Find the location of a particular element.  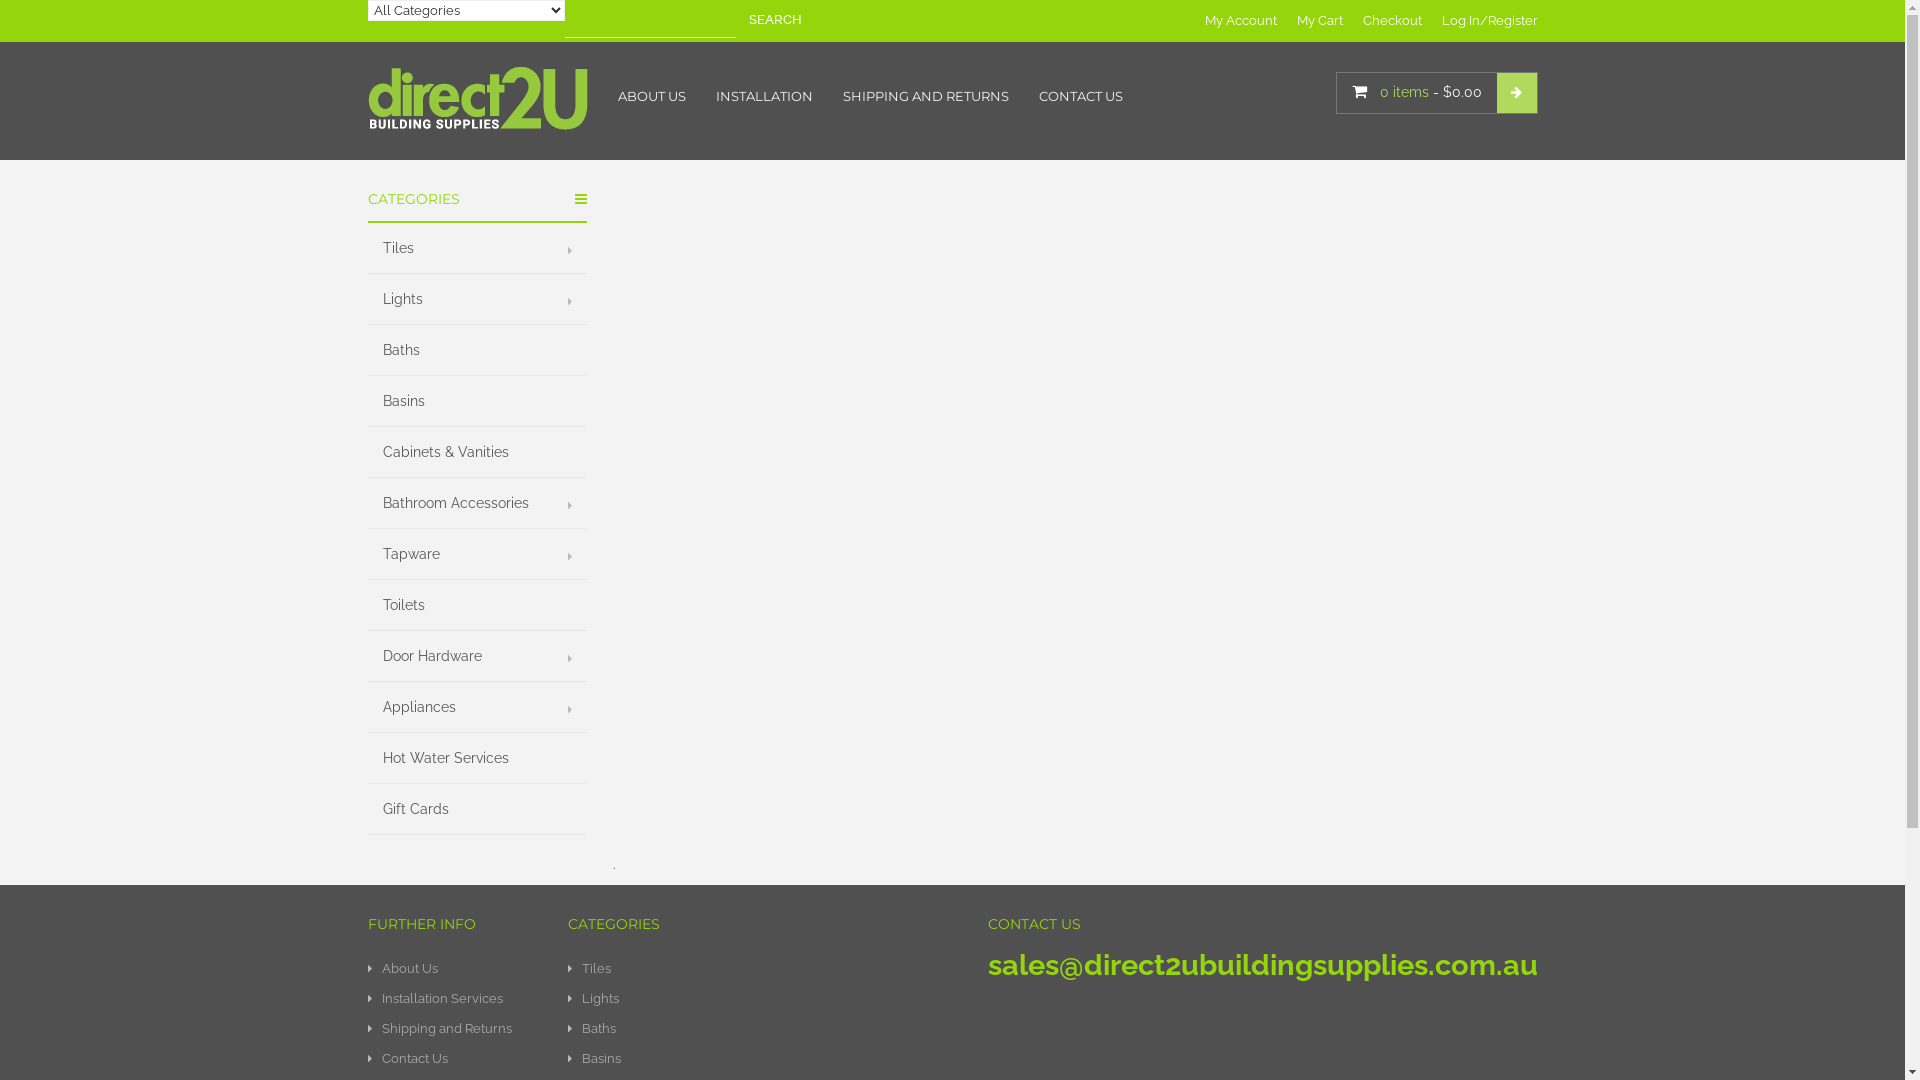

'ABOUT US' is located at coordinates (651, 96).